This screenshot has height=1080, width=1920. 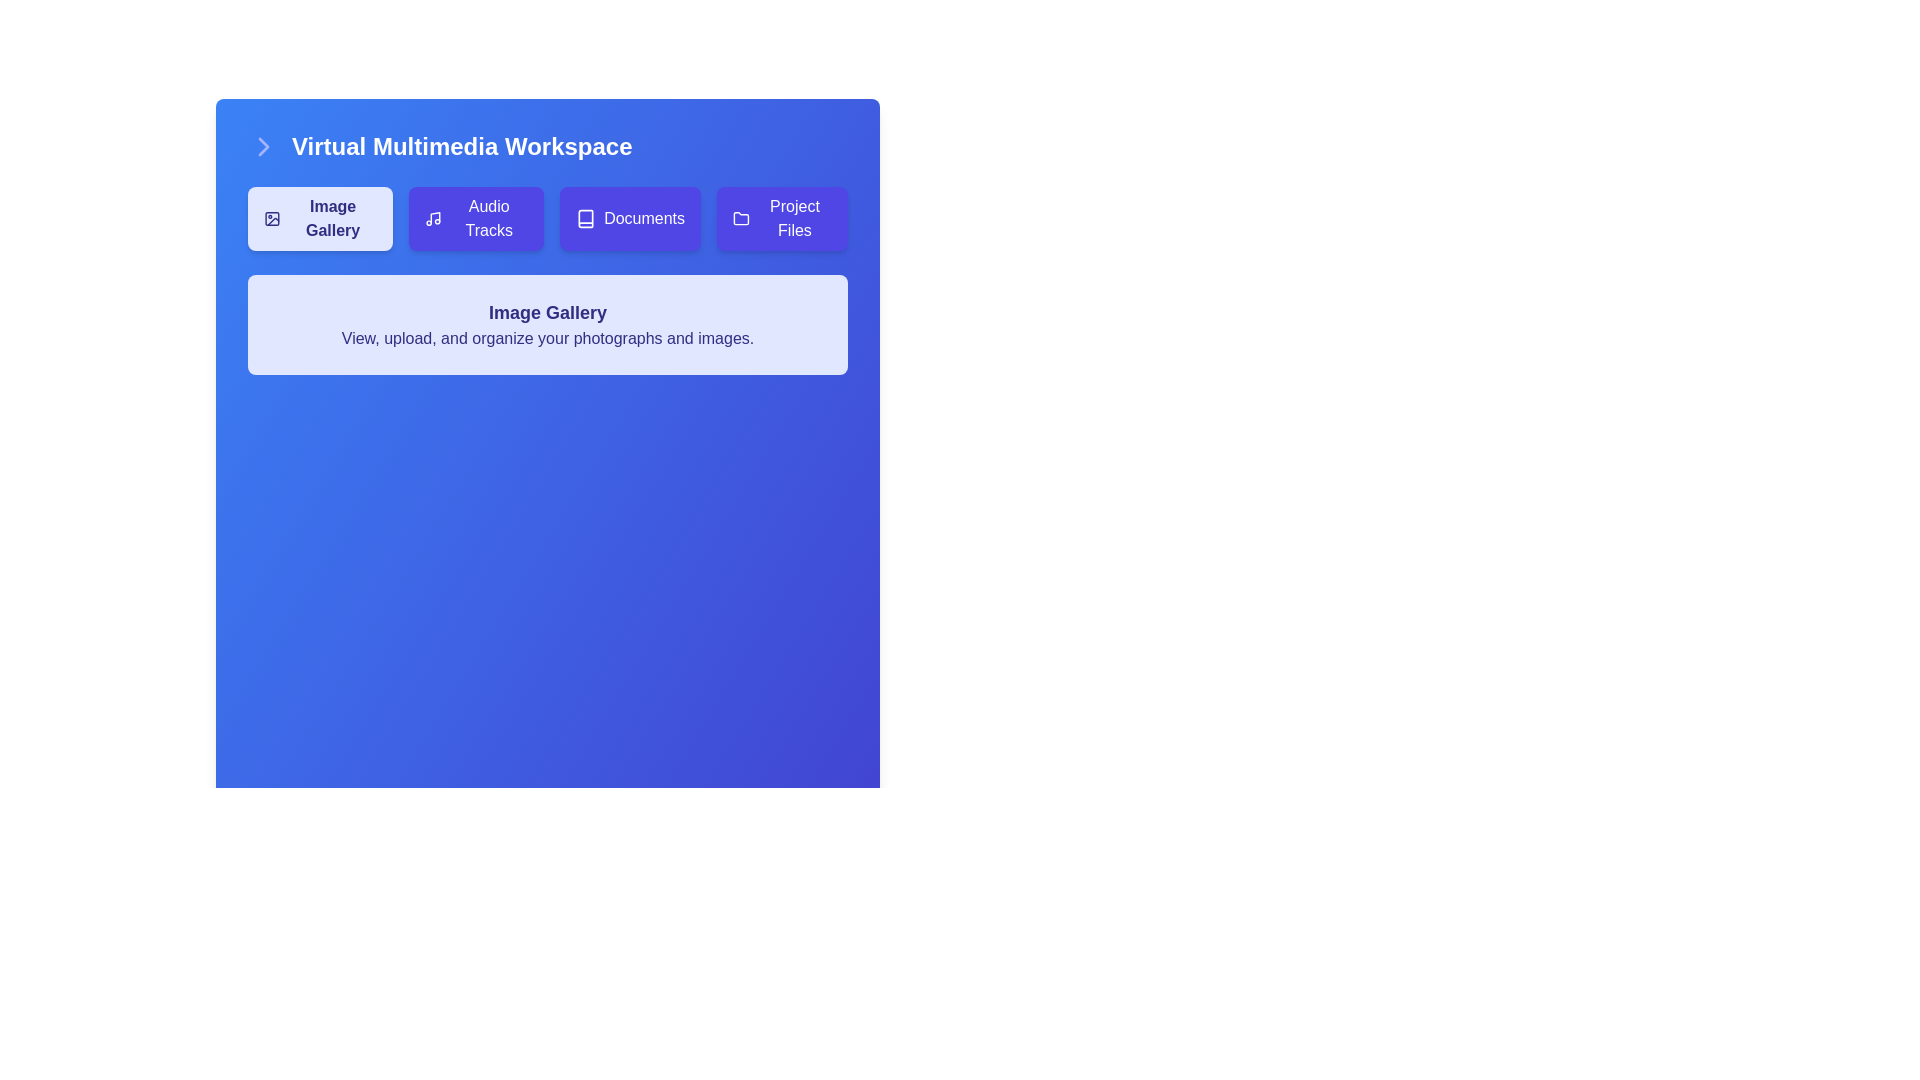 I want to click on text block labeled 'Image Gallery' that provides information about viewing, uploading, and organizing photographs and images, located below the 'Virtual Multimedia Workspace' header, so click(x=547, y=323).